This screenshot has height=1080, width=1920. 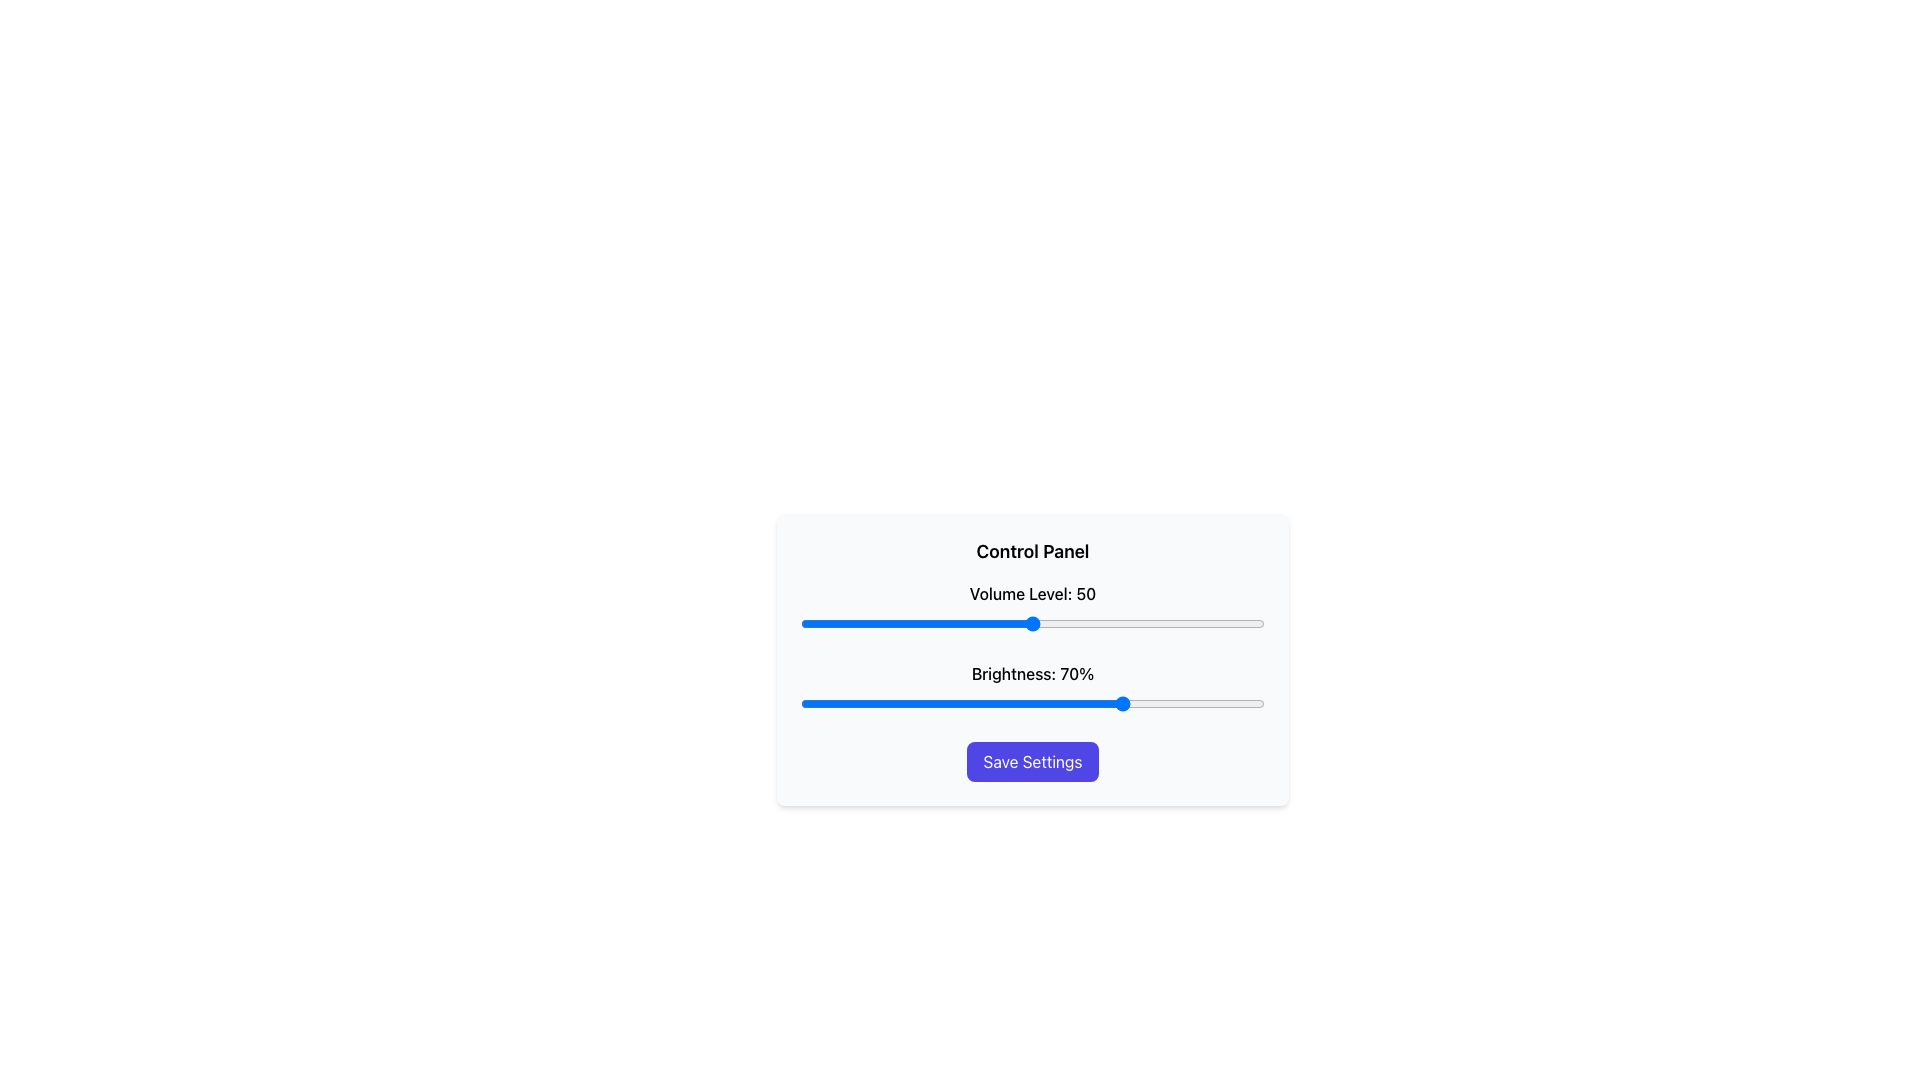 What do you see at coordinates (1110, 703) in the screenshot?
I see `brightness` at bounding box center [1110, 703].